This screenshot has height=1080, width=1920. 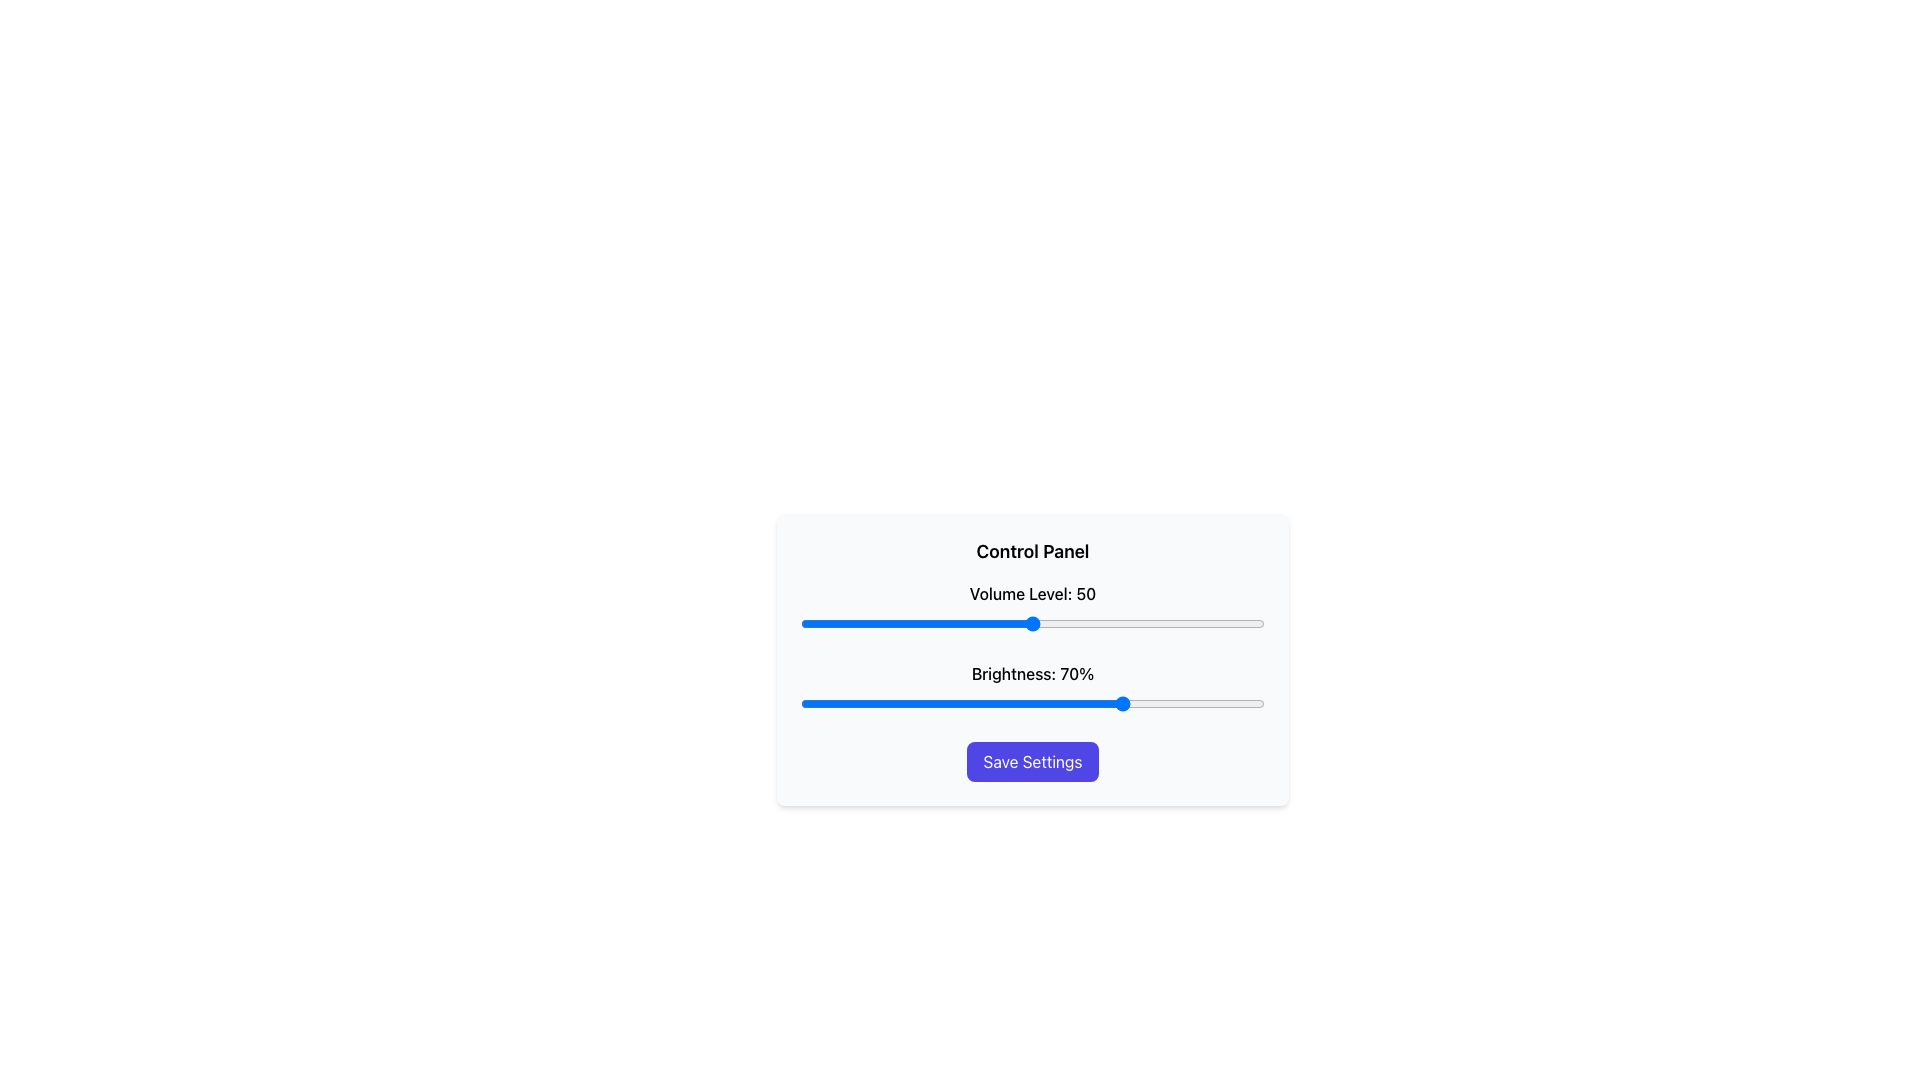 What do you see at coordinates (1110, 703) in the screenshot?
I see `brightness` at bounding box center [1110, 703].